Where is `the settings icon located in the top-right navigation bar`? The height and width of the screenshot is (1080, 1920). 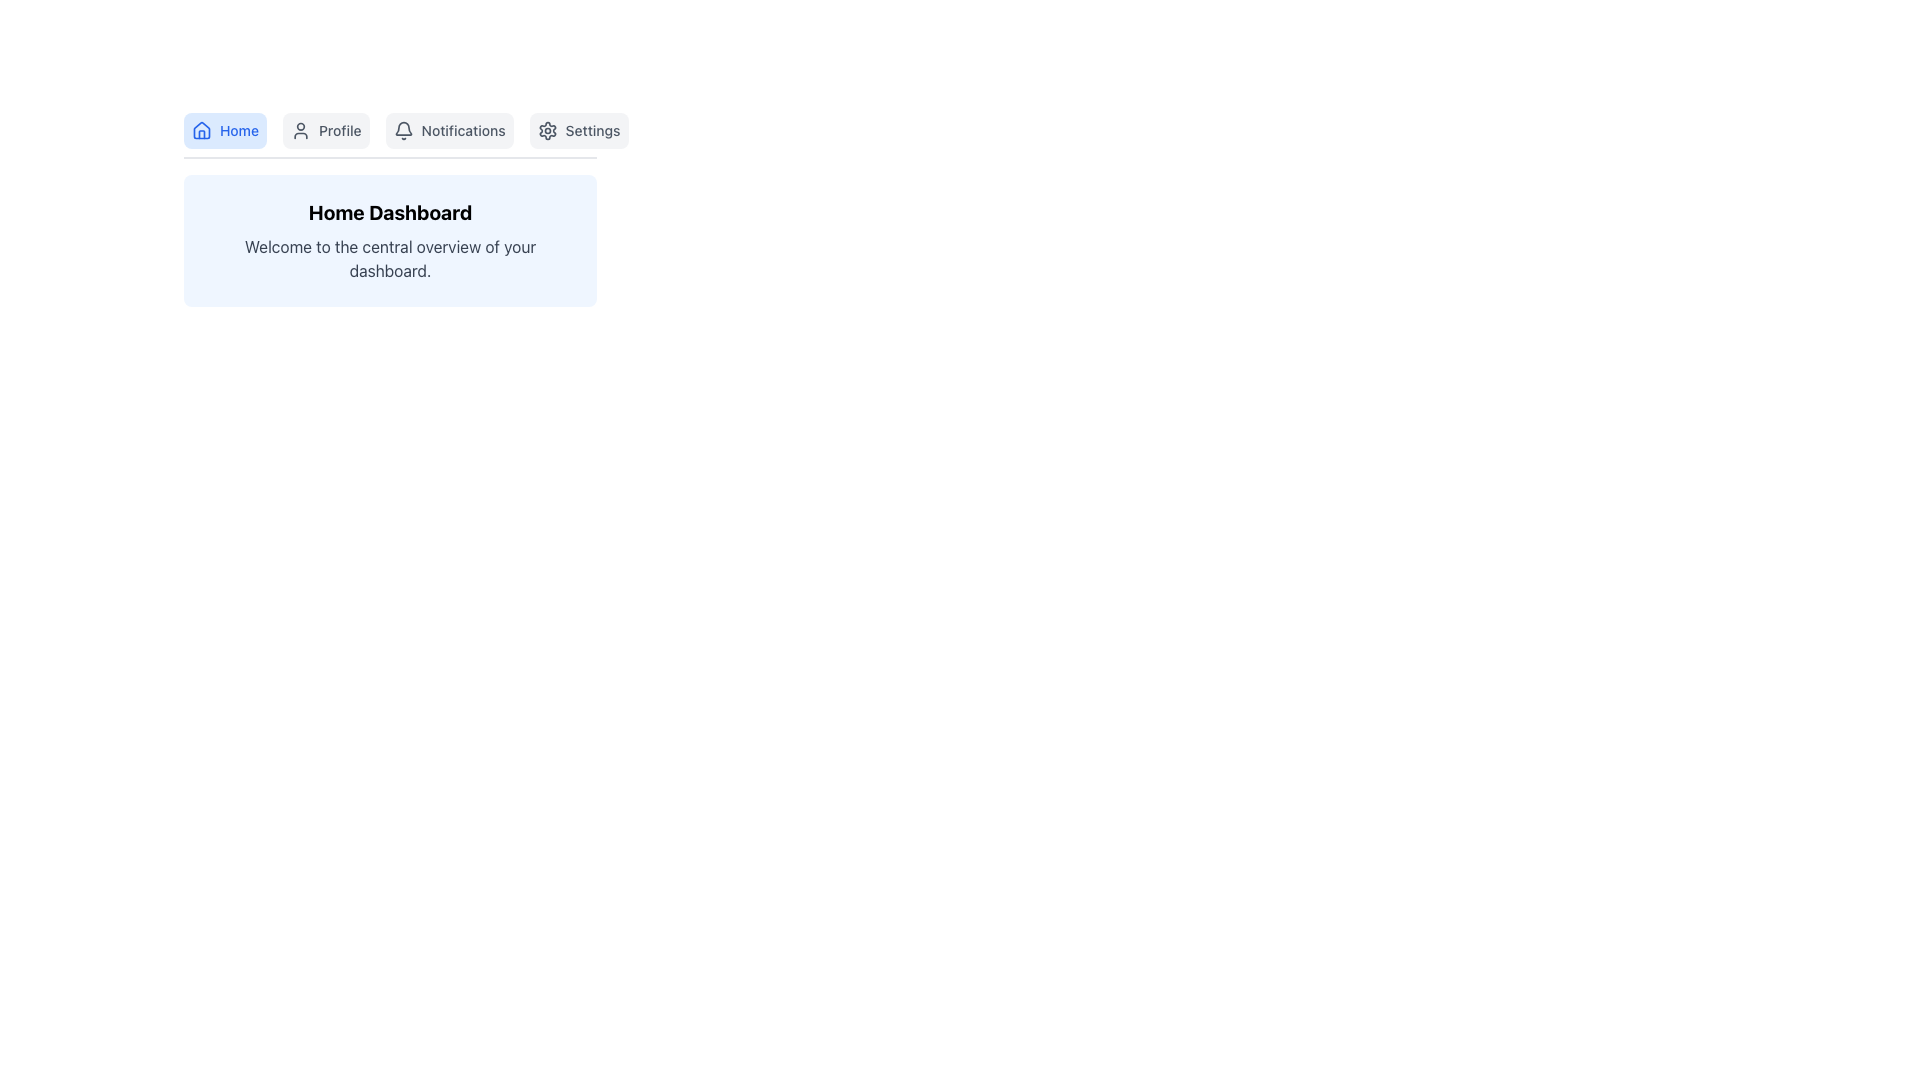
the settings icon located in the top-right navigation bar is located at coordinates (547, 131).